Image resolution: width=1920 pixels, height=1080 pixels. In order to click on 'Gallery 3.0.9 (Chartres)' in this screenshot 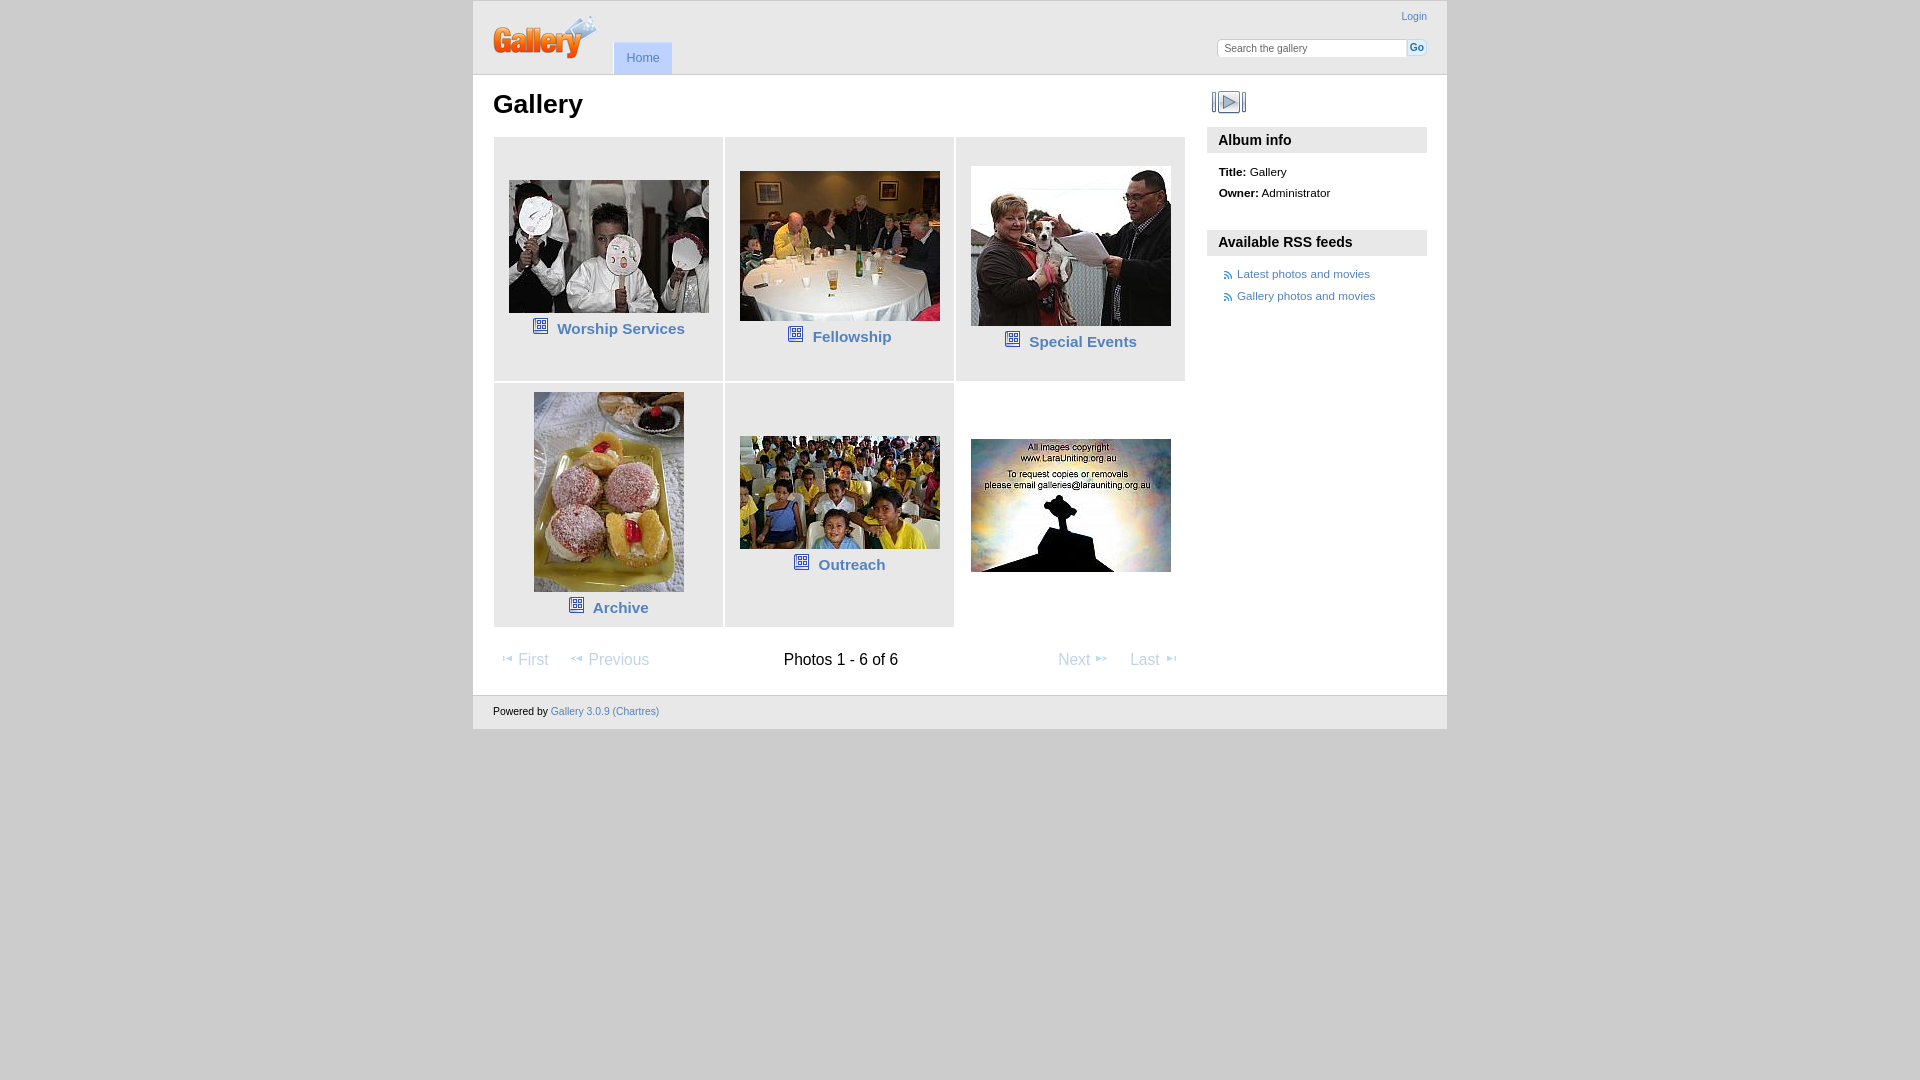, I will do `click(604, 710)`.